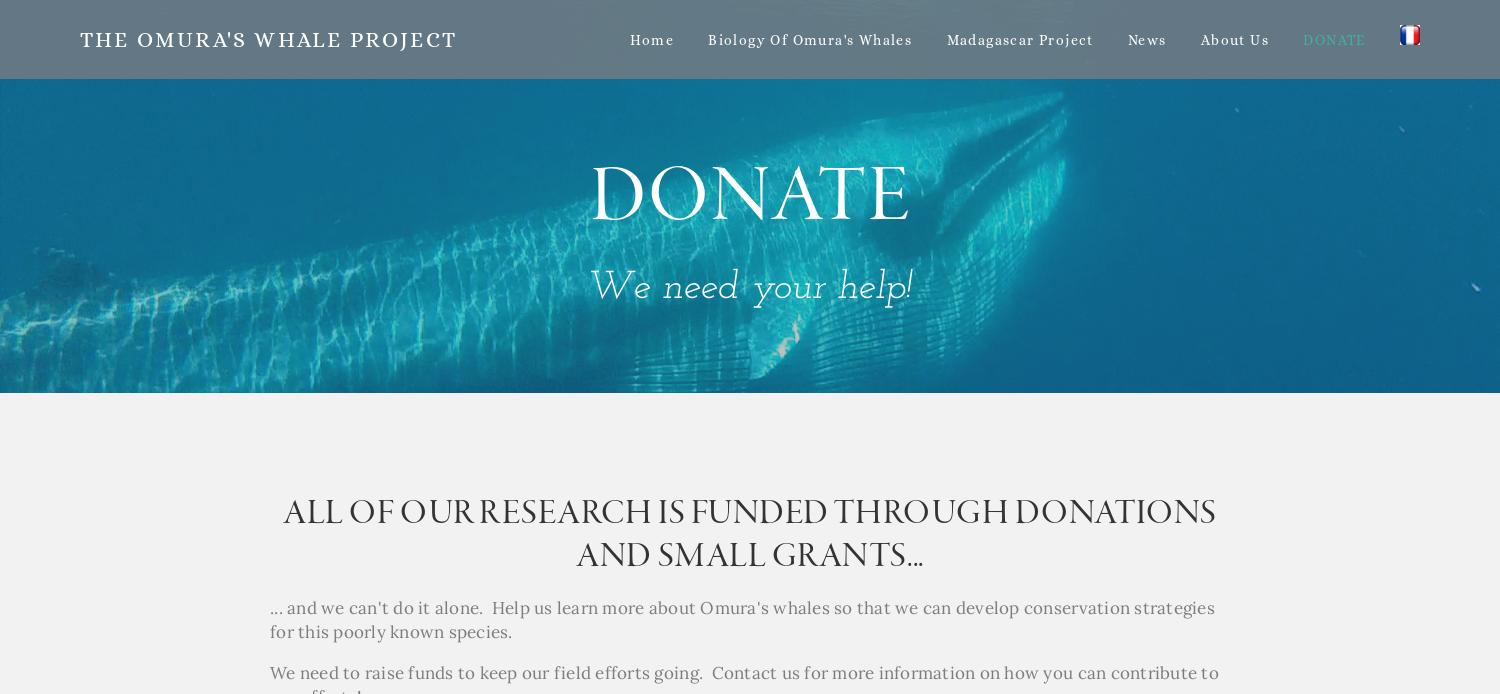 The height and width of the screenshot is (694, 1500). I want to click on 'We need your help!', so click(585, 288).